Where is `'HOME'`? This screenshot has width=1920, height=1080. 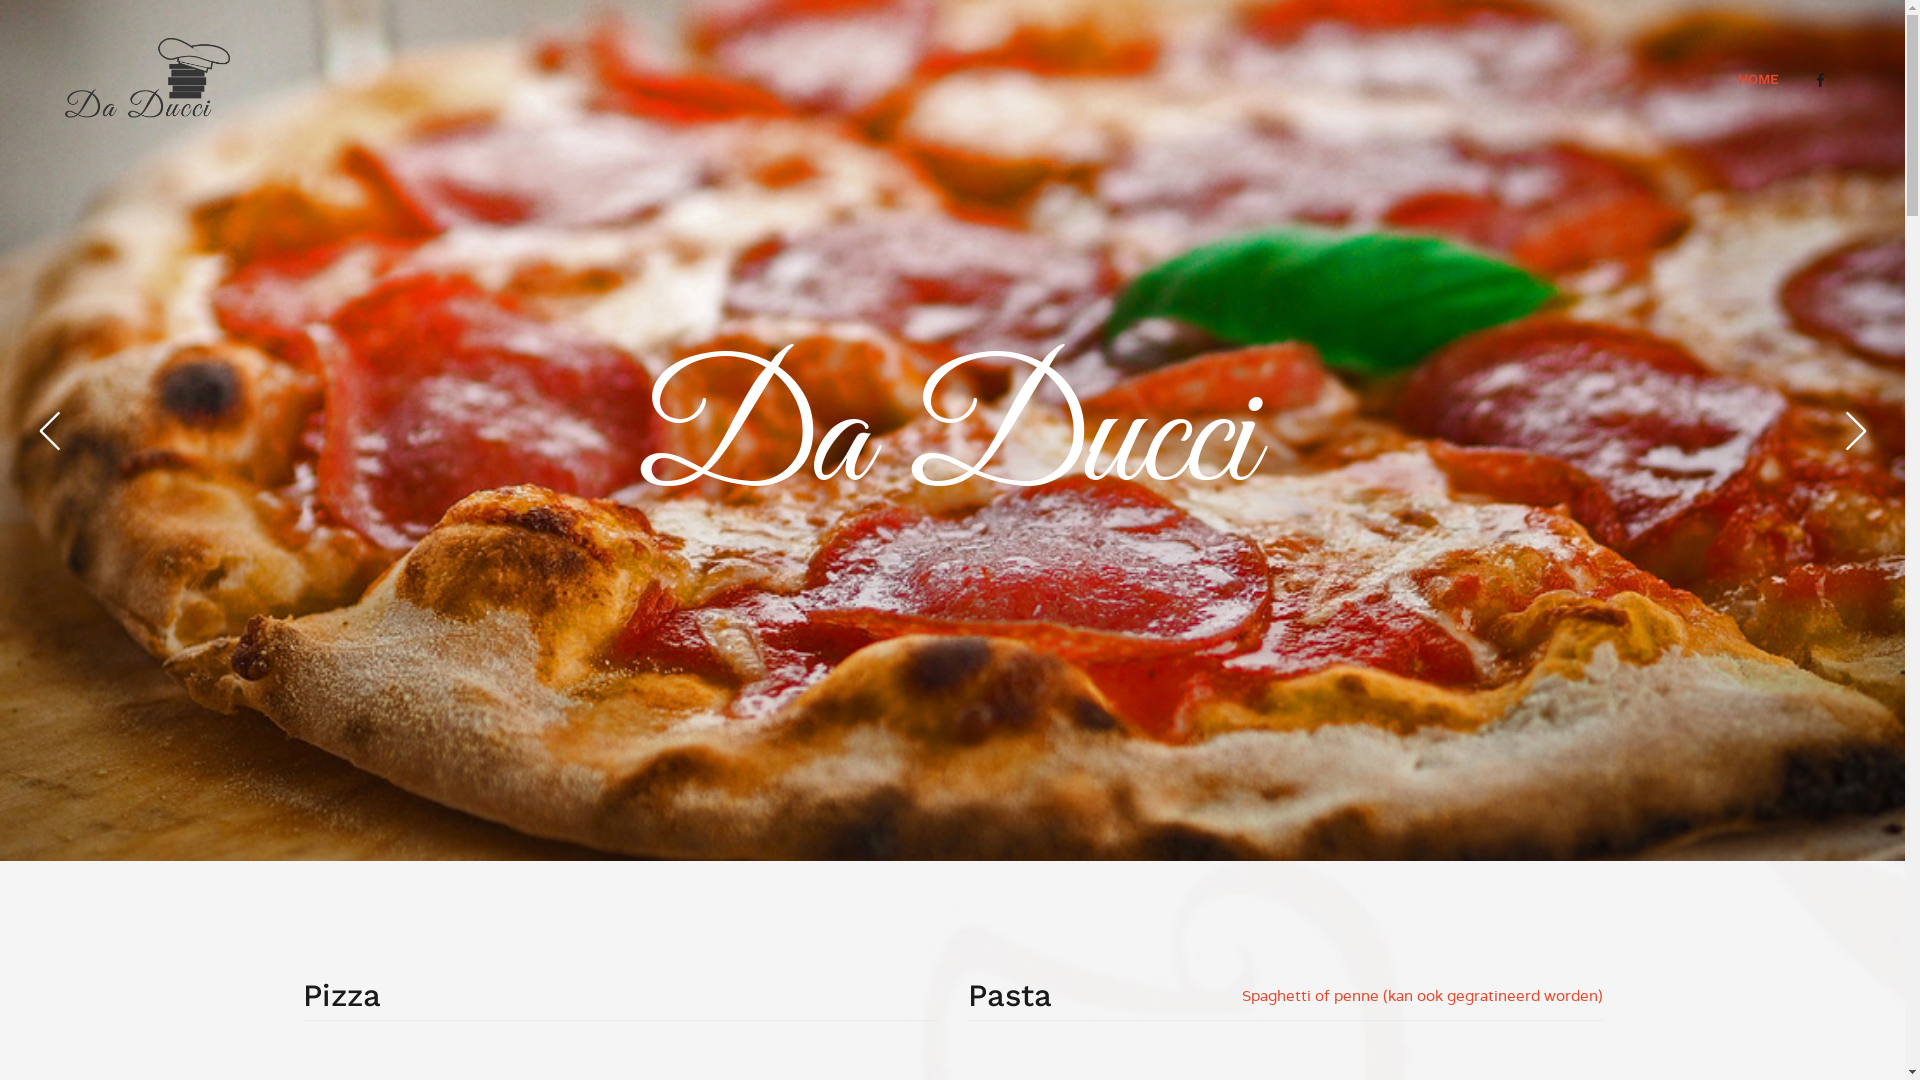 'HOME' is located at coordinates (1720, 77).